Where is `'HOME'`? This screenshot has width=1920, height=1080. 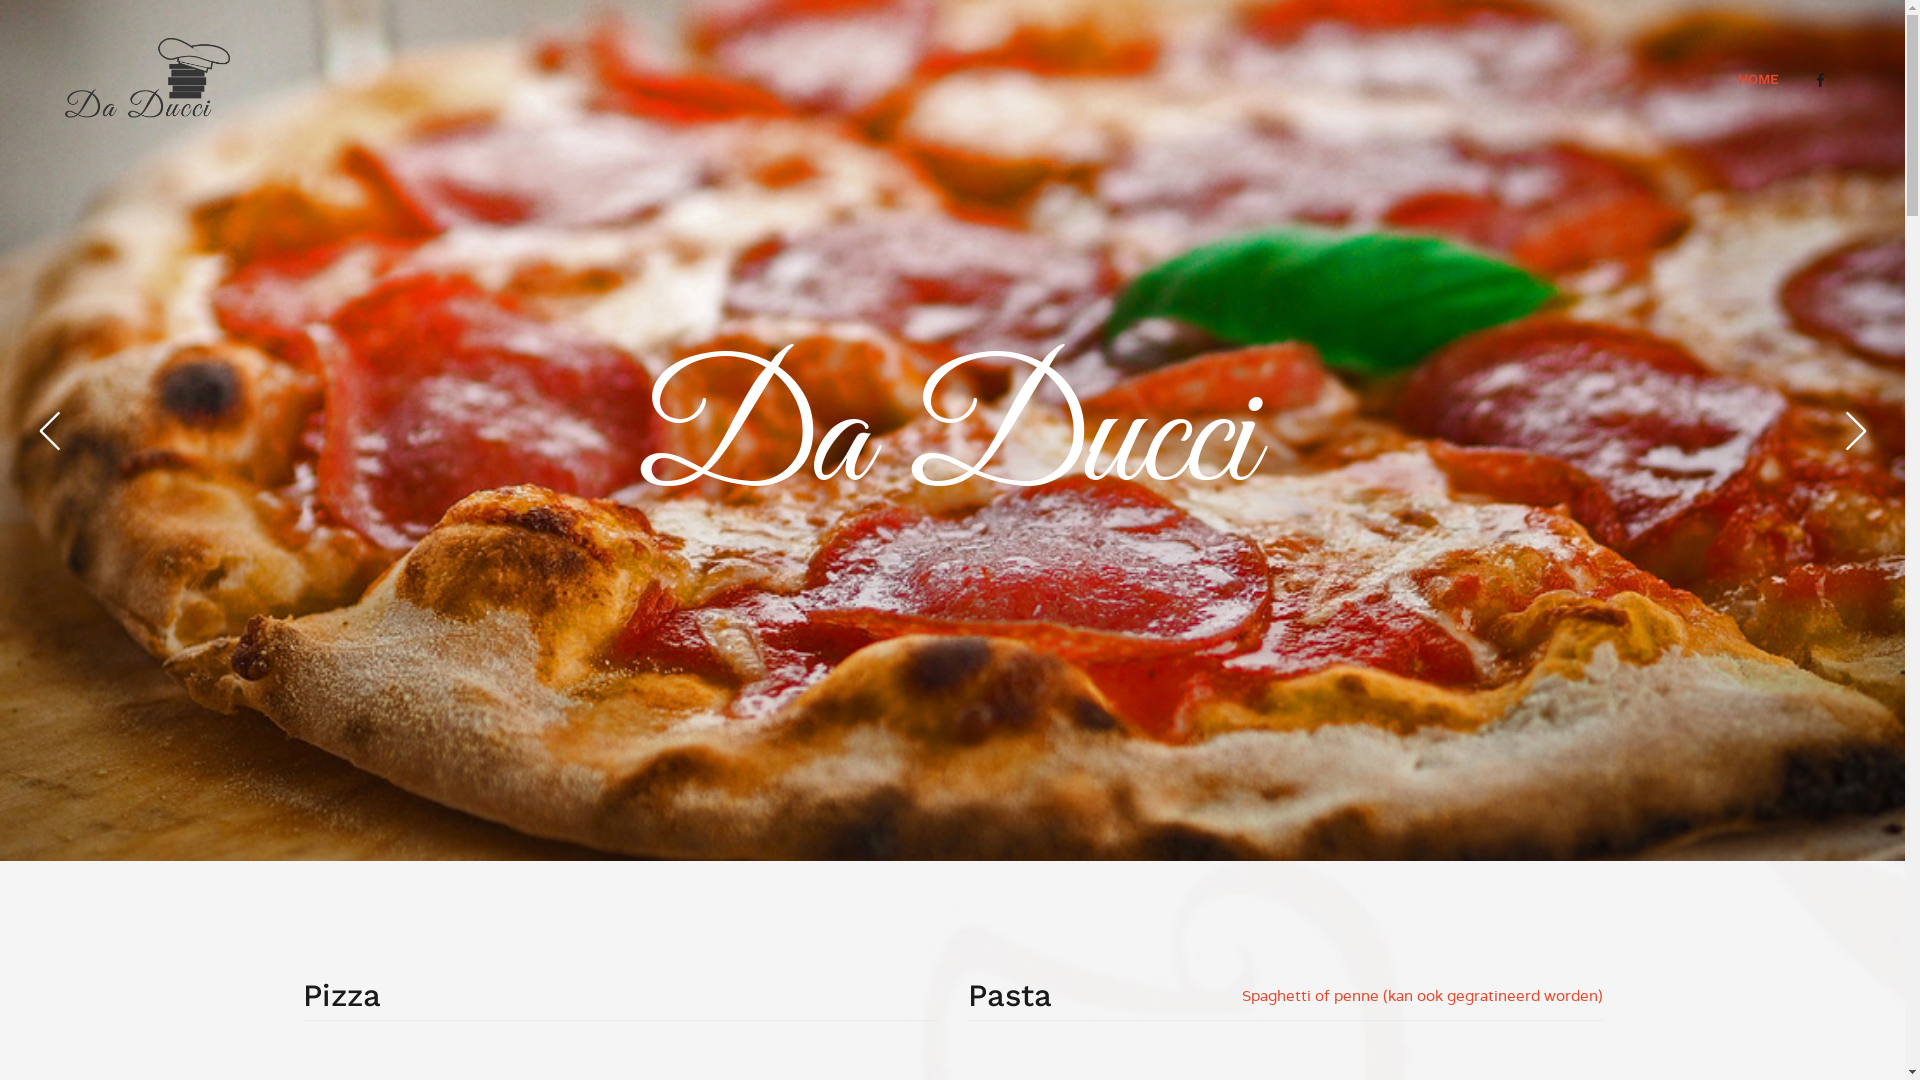 'HOME' is located at coordinates (1720, 77).